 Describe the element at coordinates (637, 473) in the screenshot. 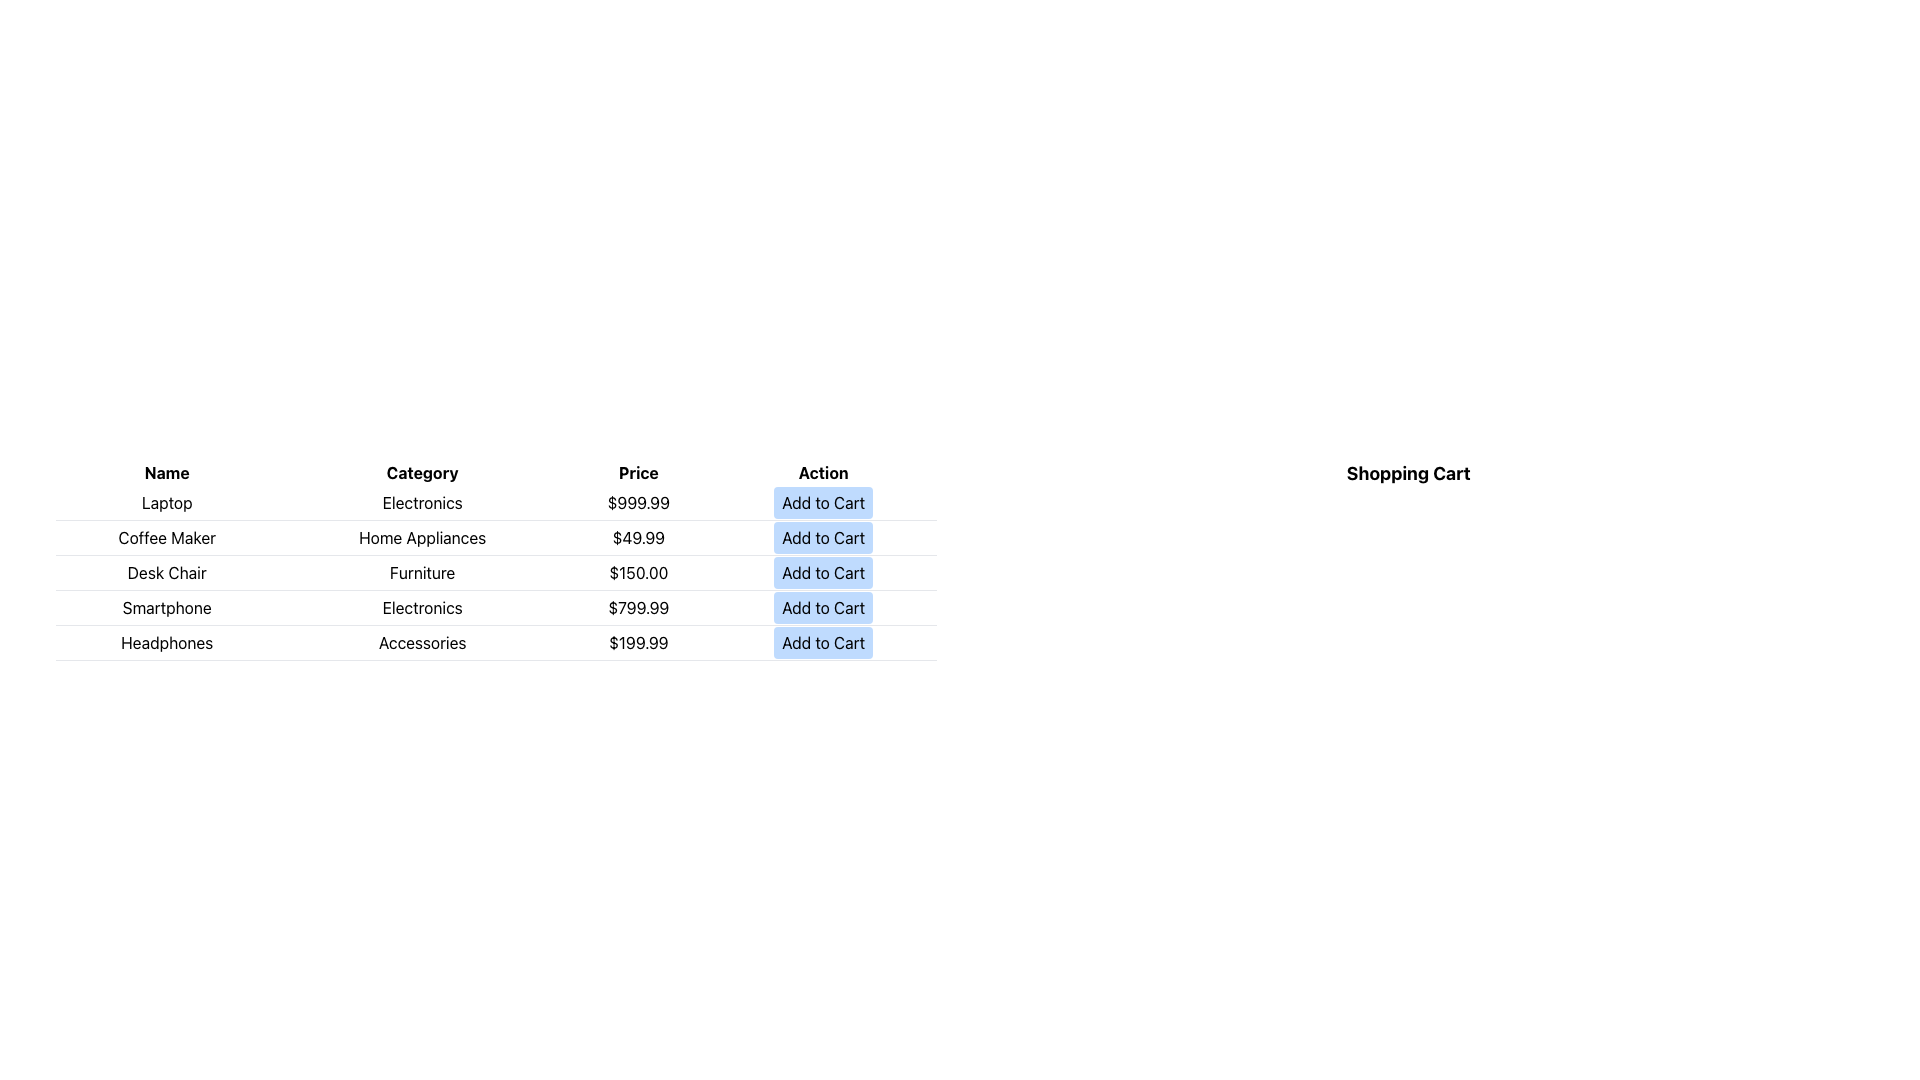

I see `the 'Price' column header in the table, which is located between the 'Category' and 'Action' headers` at that location.